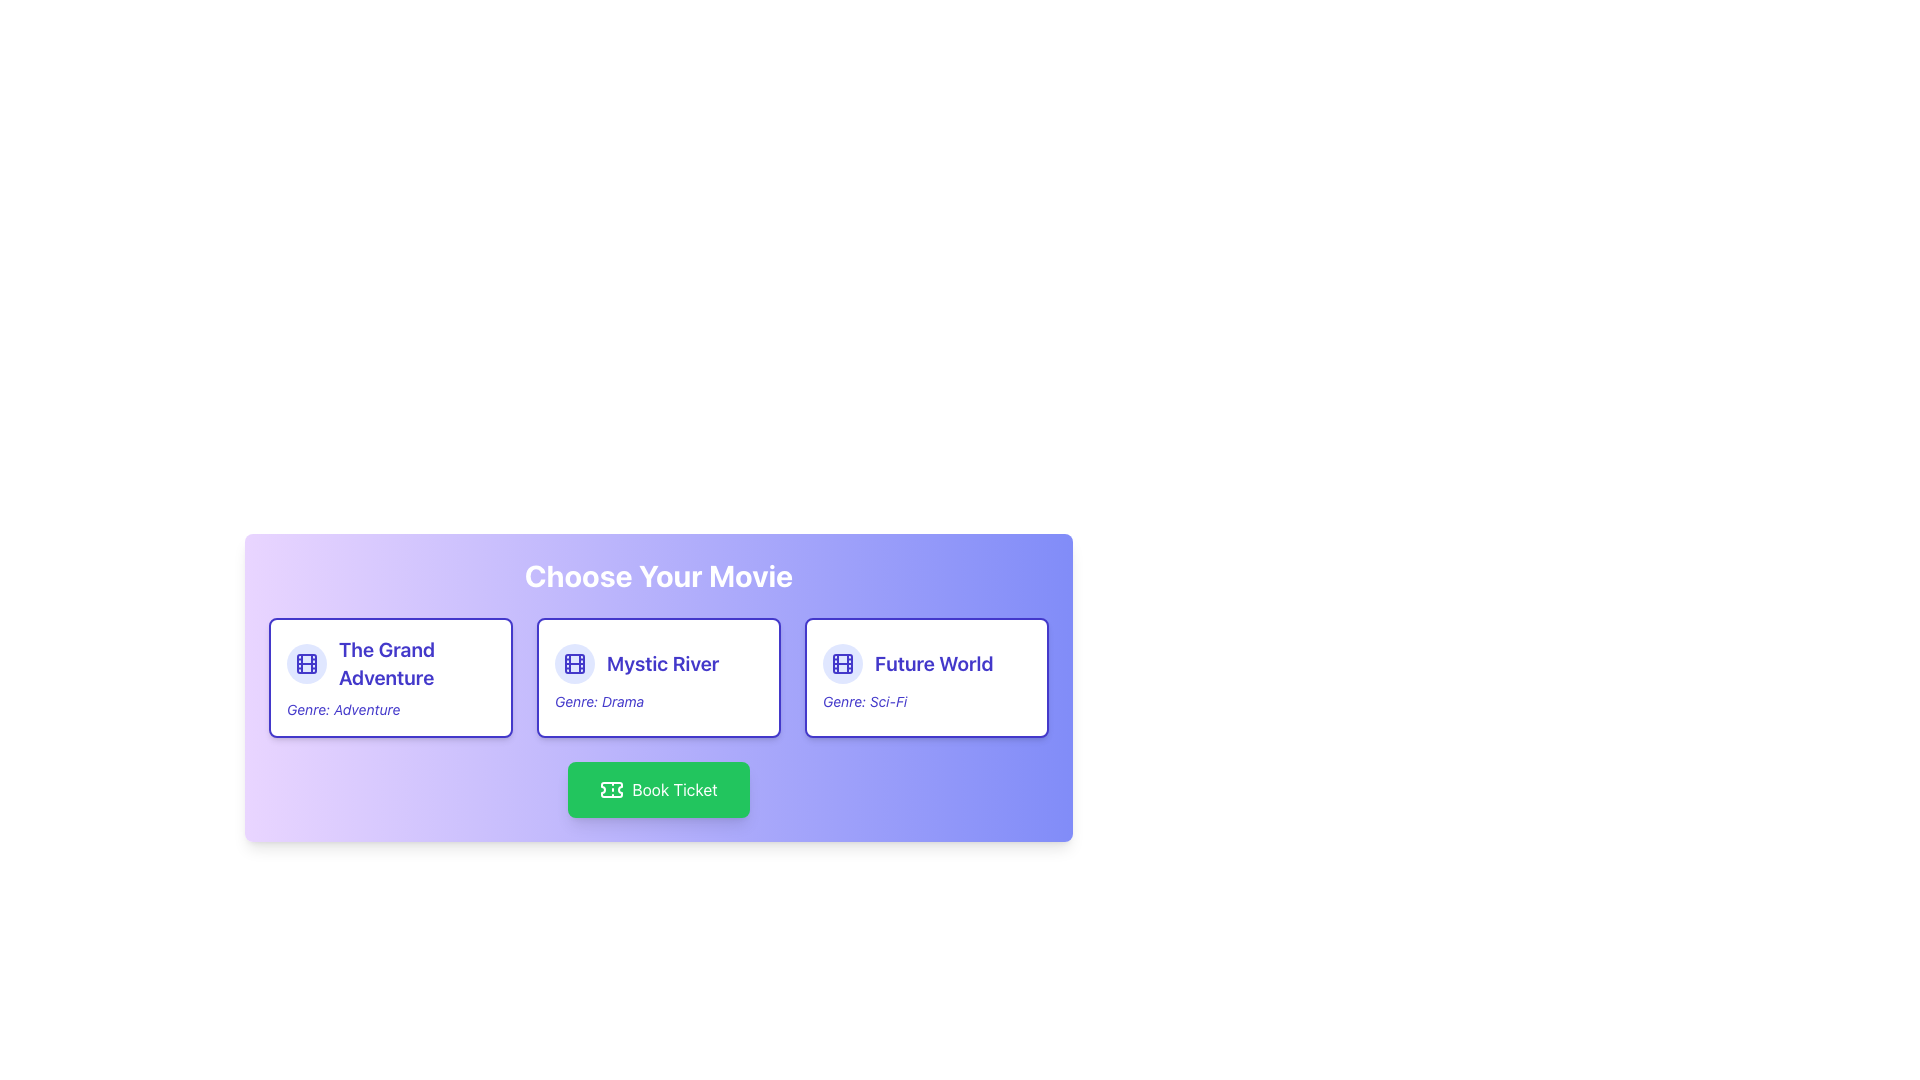 The height and width of the screenshot is (1080, 1920). I want to click on the 'Future World' interactive card, which is the third card in a grid layout with a white background and indigo text, so click(925, 677).